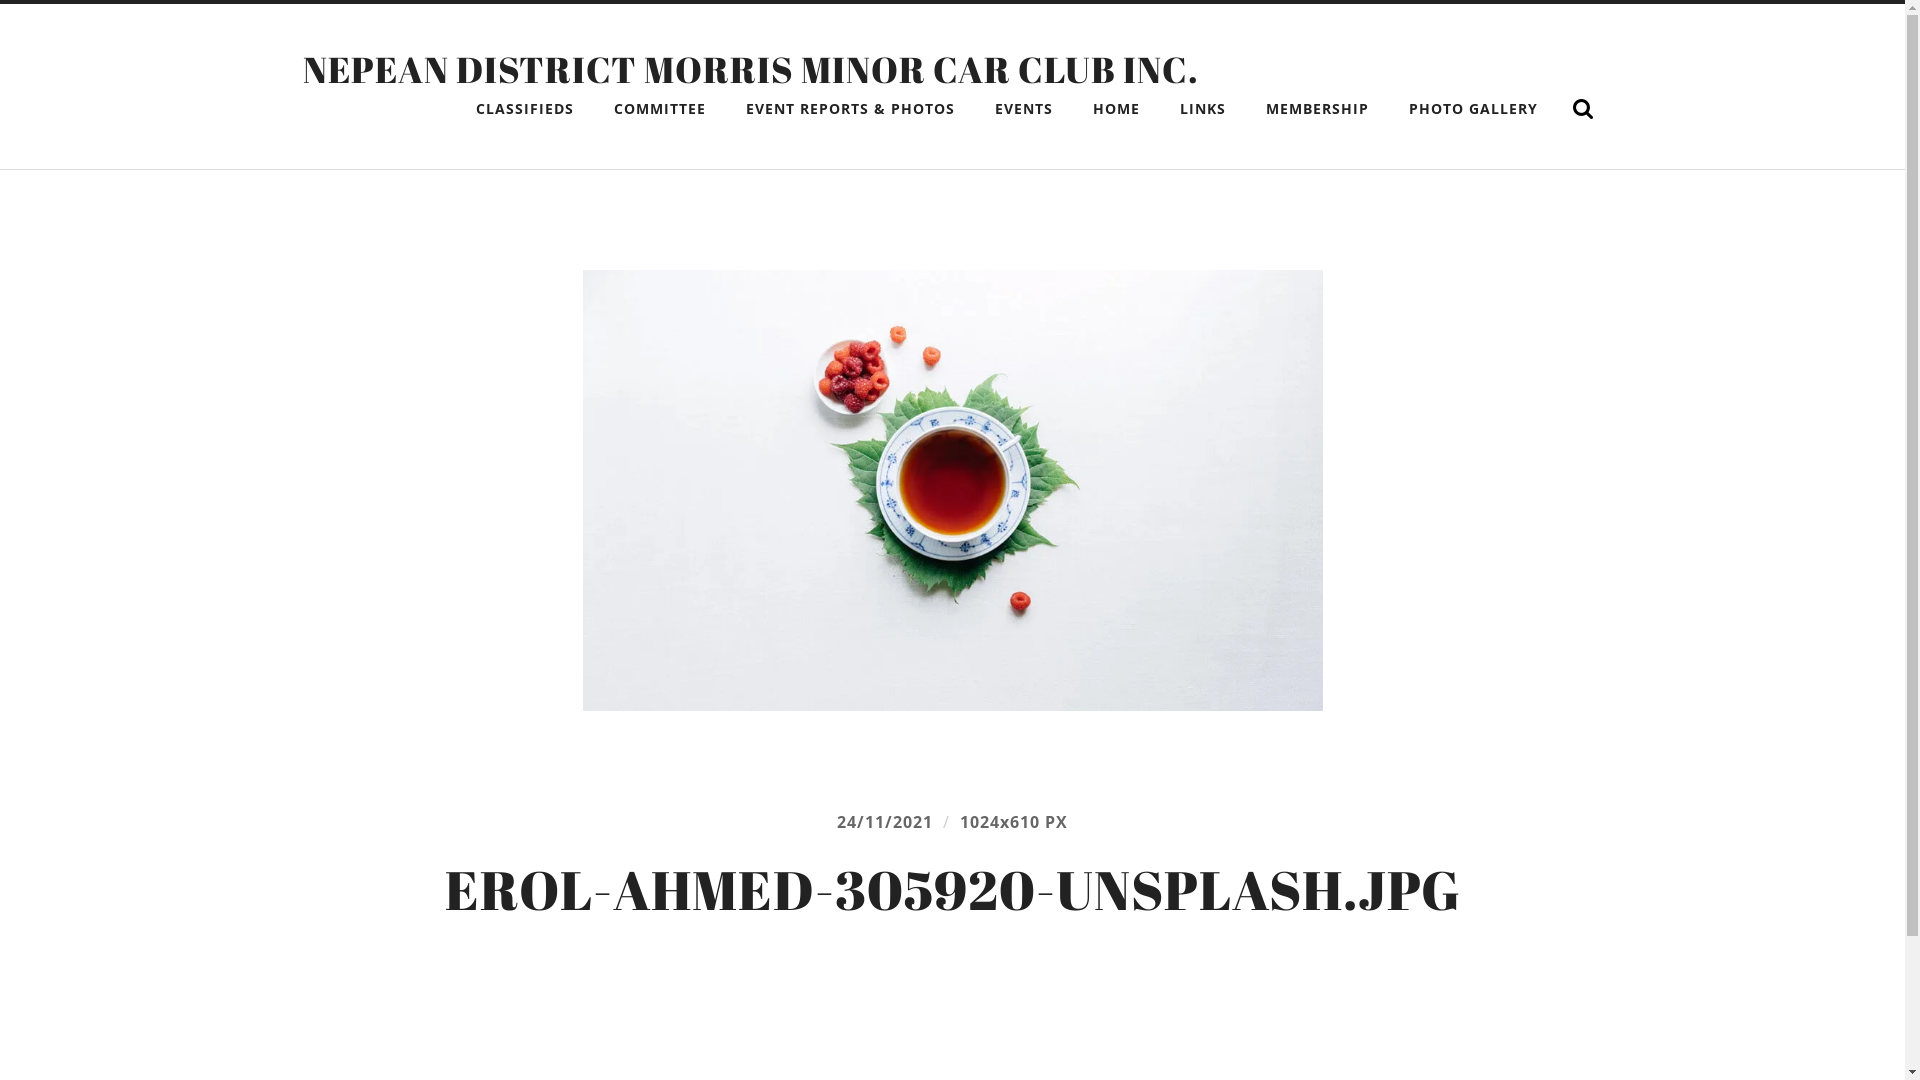 Image resolution: width=1920 pixels, height=1080 pixels. Describe the element at coordinates (1023, 108) in the screenshot. I see `'EVENTS'` at that location.